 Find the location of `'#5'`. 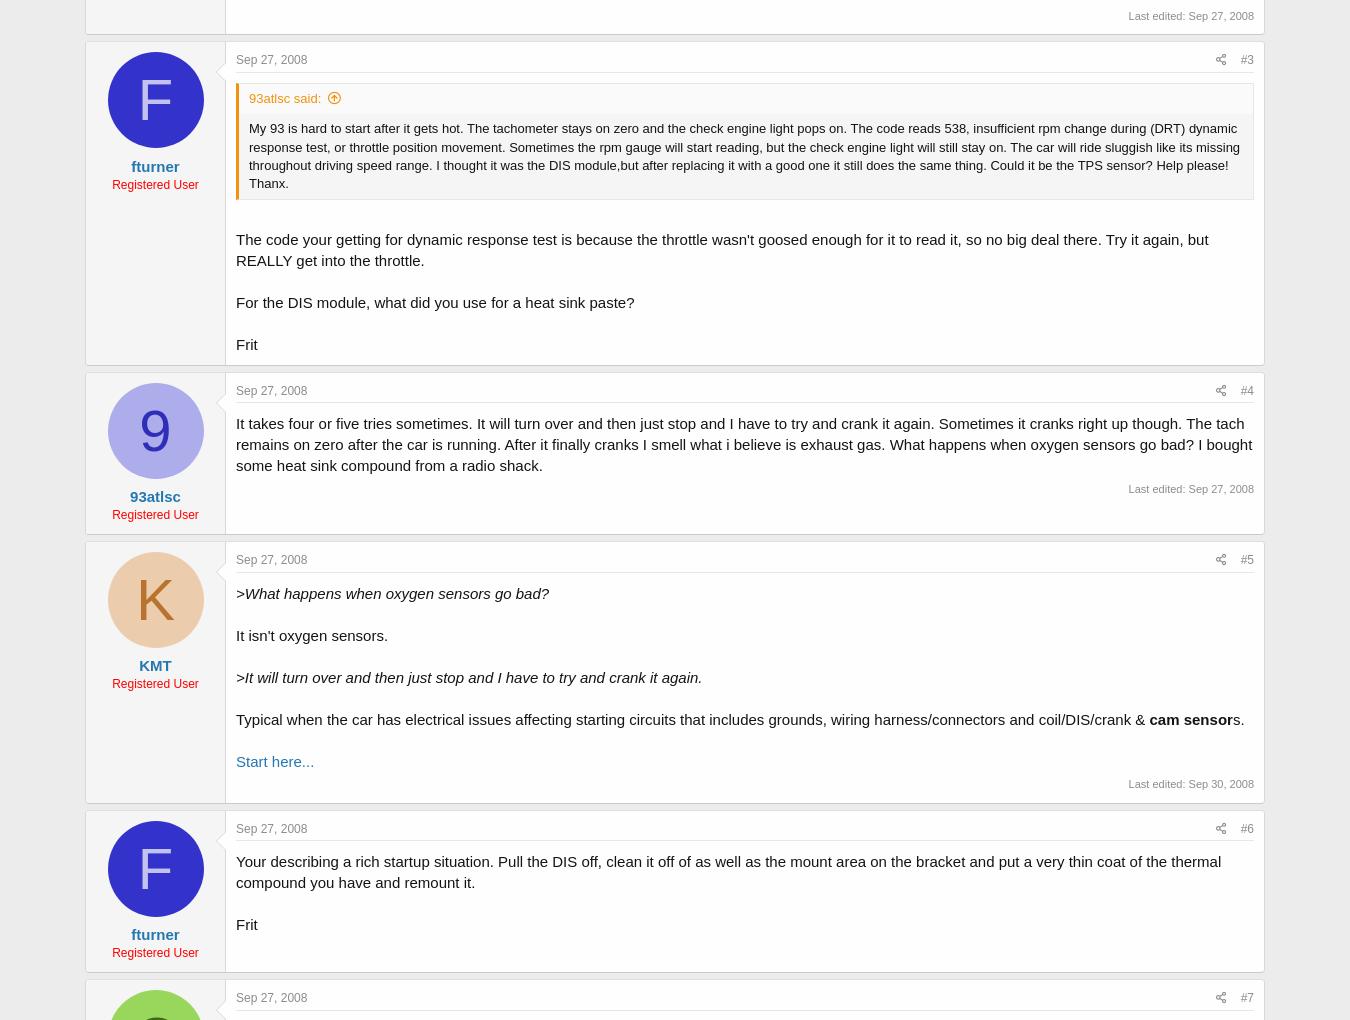

'#5' is located at coordinates (1246, 558).